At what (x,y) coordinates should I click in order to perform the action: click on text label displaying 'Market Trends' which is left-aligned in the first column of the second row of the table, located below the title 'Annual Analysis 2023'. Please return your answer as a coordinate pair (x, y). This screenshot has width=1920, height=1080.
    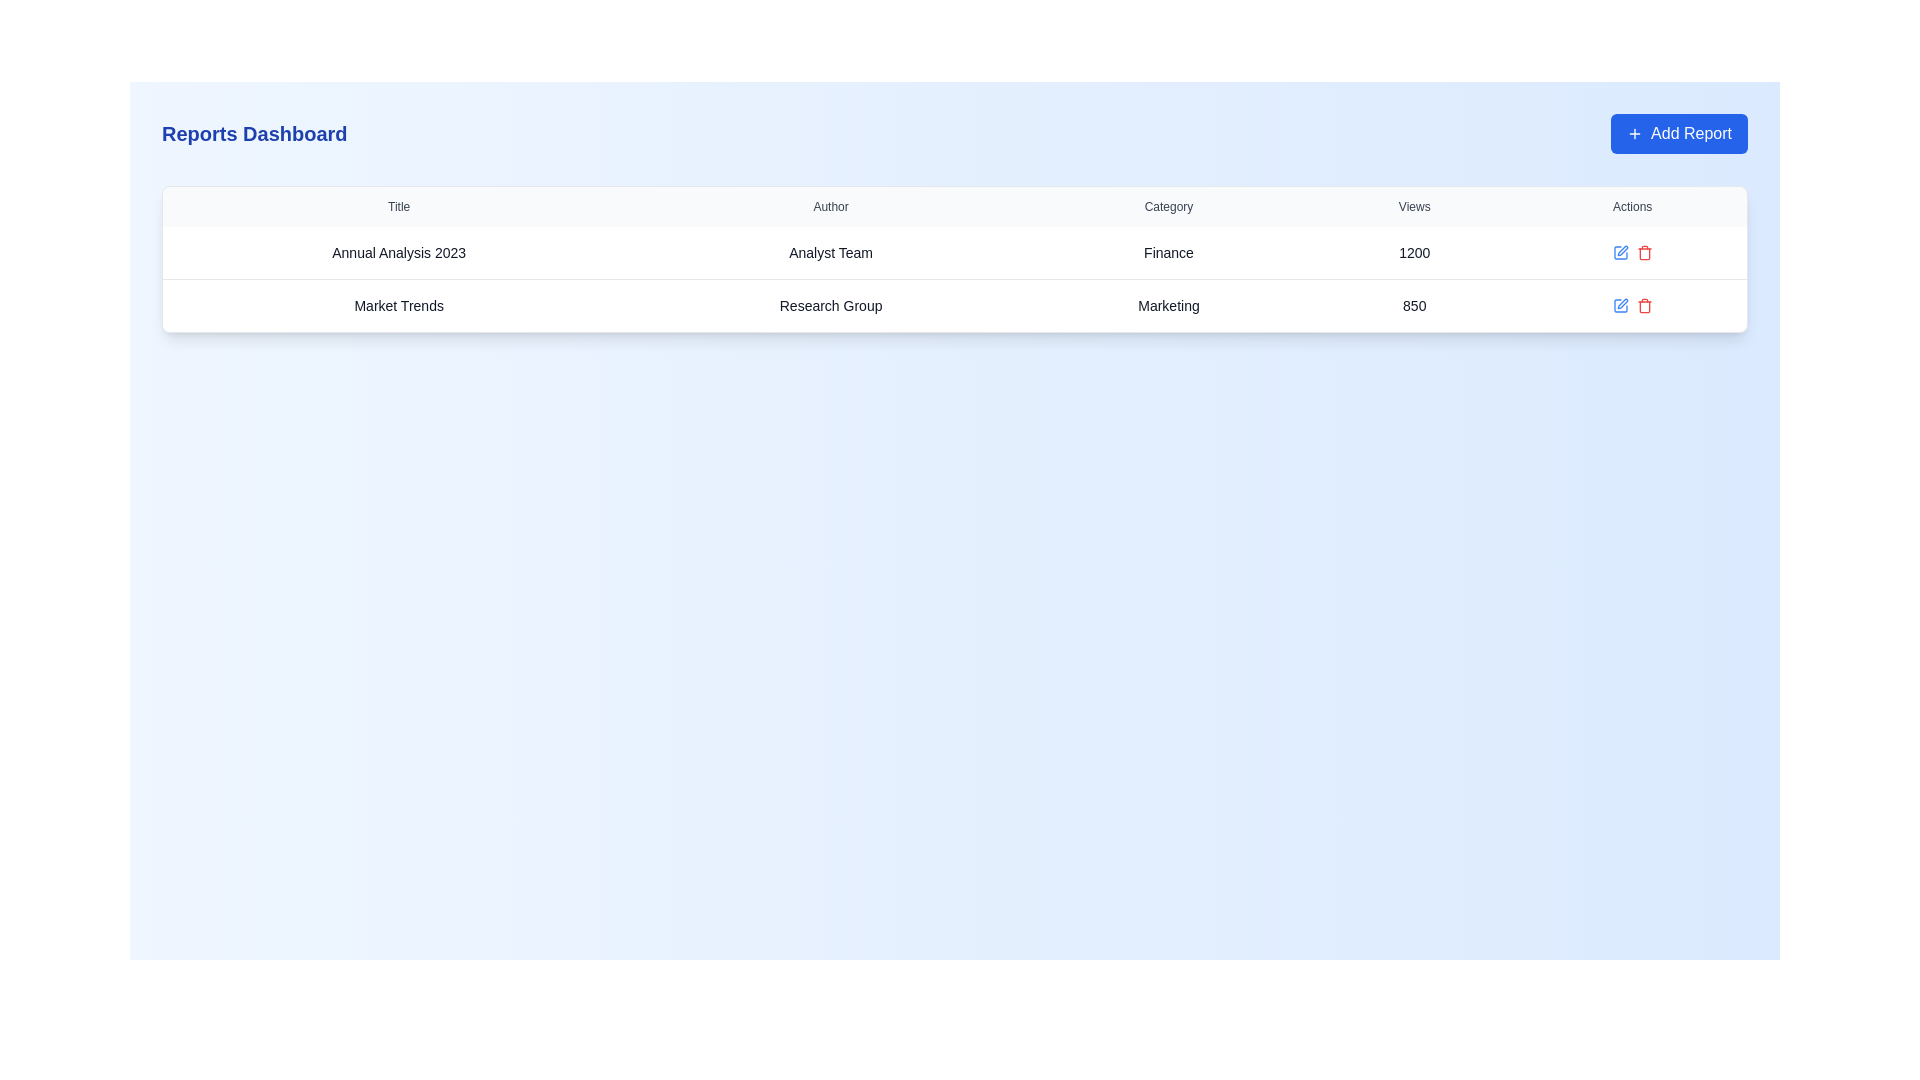
    Looking at the image, I should click on (399, 305).